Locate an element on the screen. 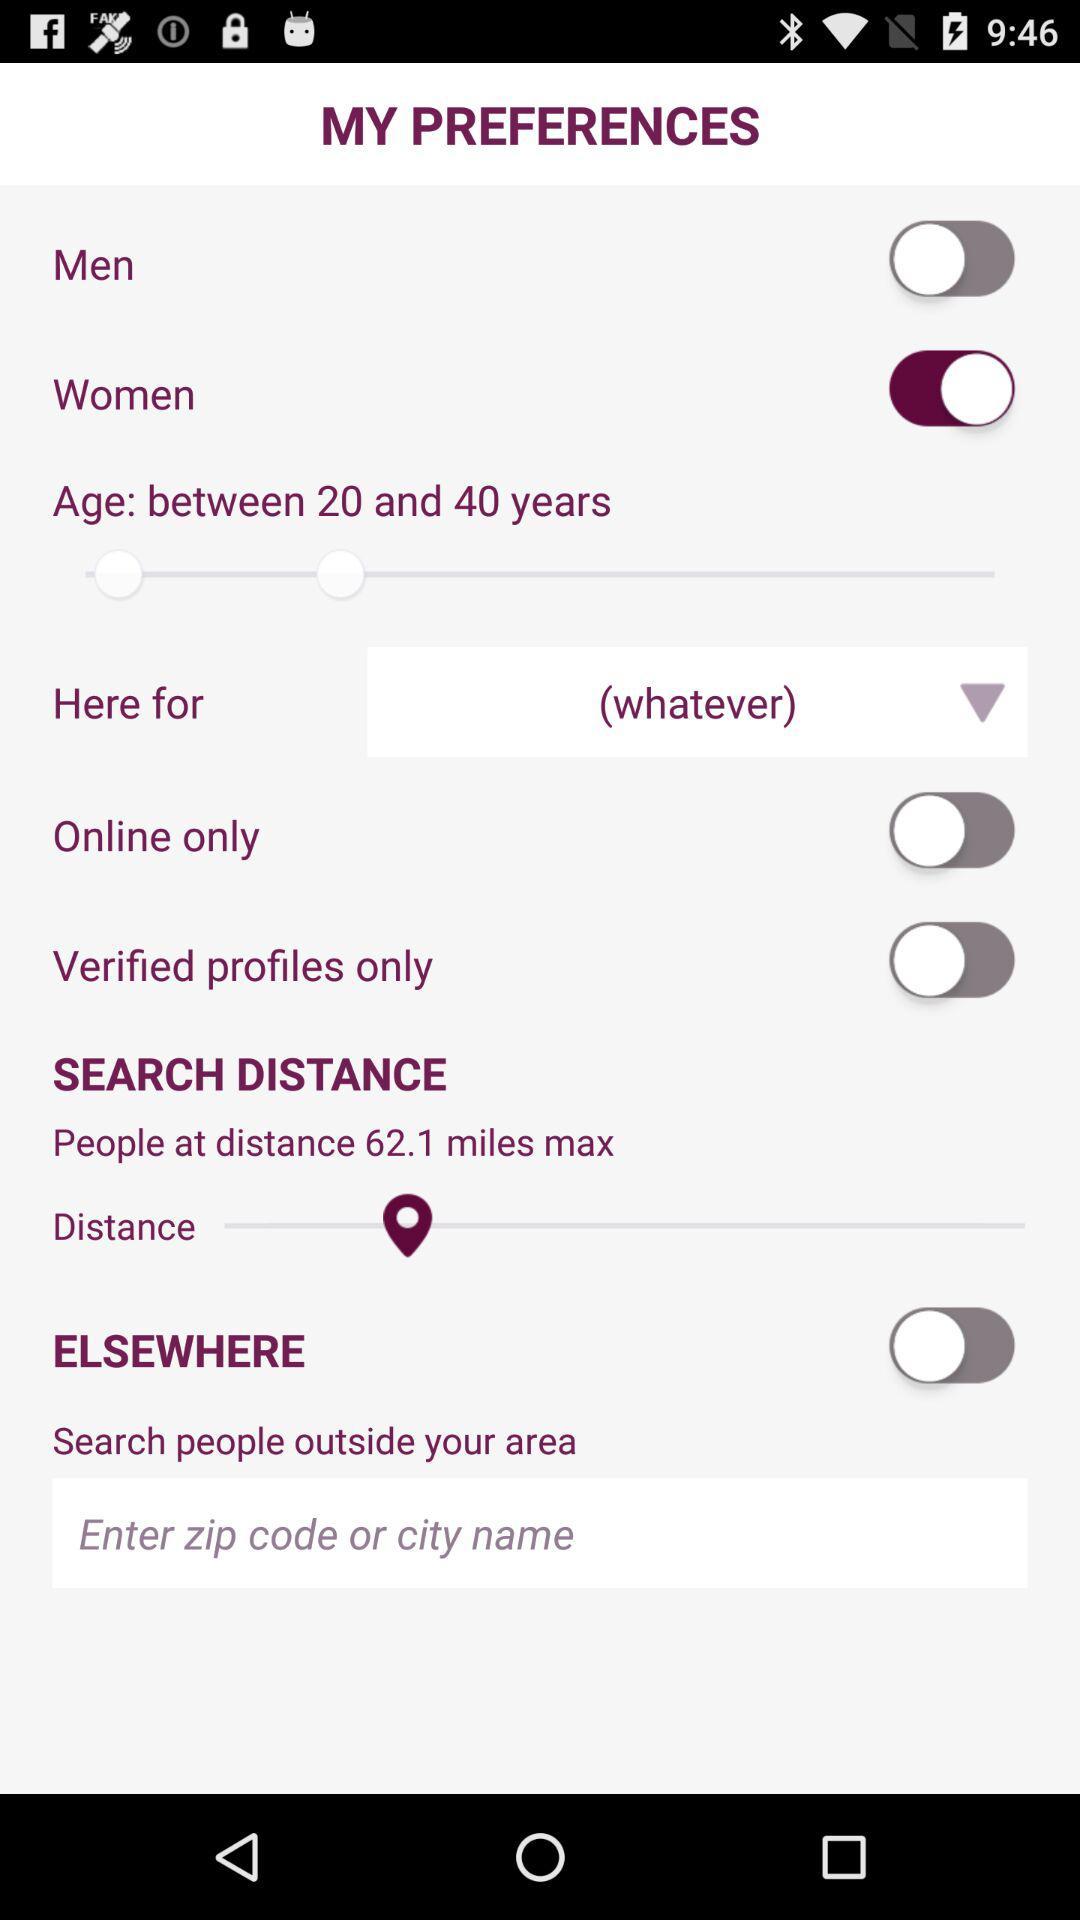 The height and width of the screenshot is (1920, 1080). type in zip code or city name is located at coordinates (540, 1531).